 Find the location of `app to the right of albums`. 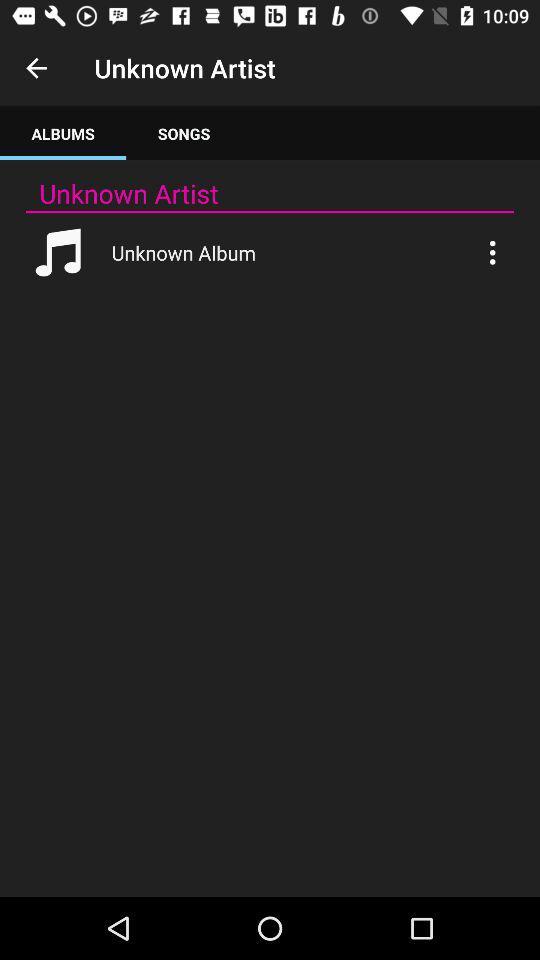

app to the right of albums is located at coordinates (184, 132).